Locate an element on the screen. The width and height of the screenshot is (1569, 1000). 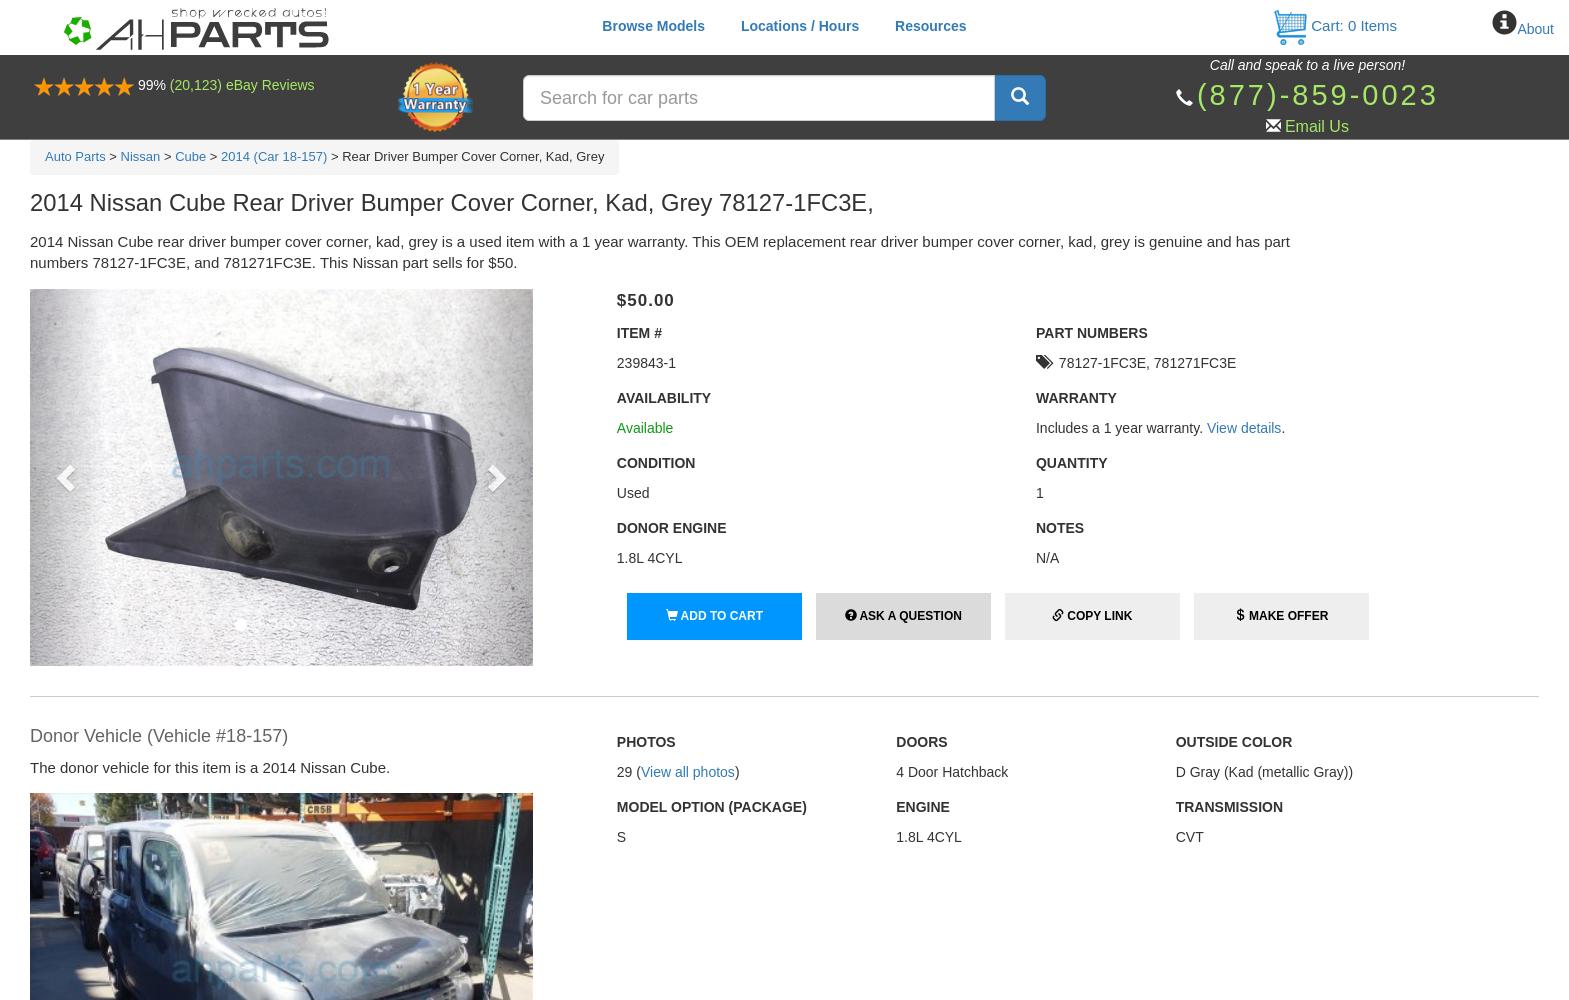
'Email Us' is located at coordinates (1284, 126).